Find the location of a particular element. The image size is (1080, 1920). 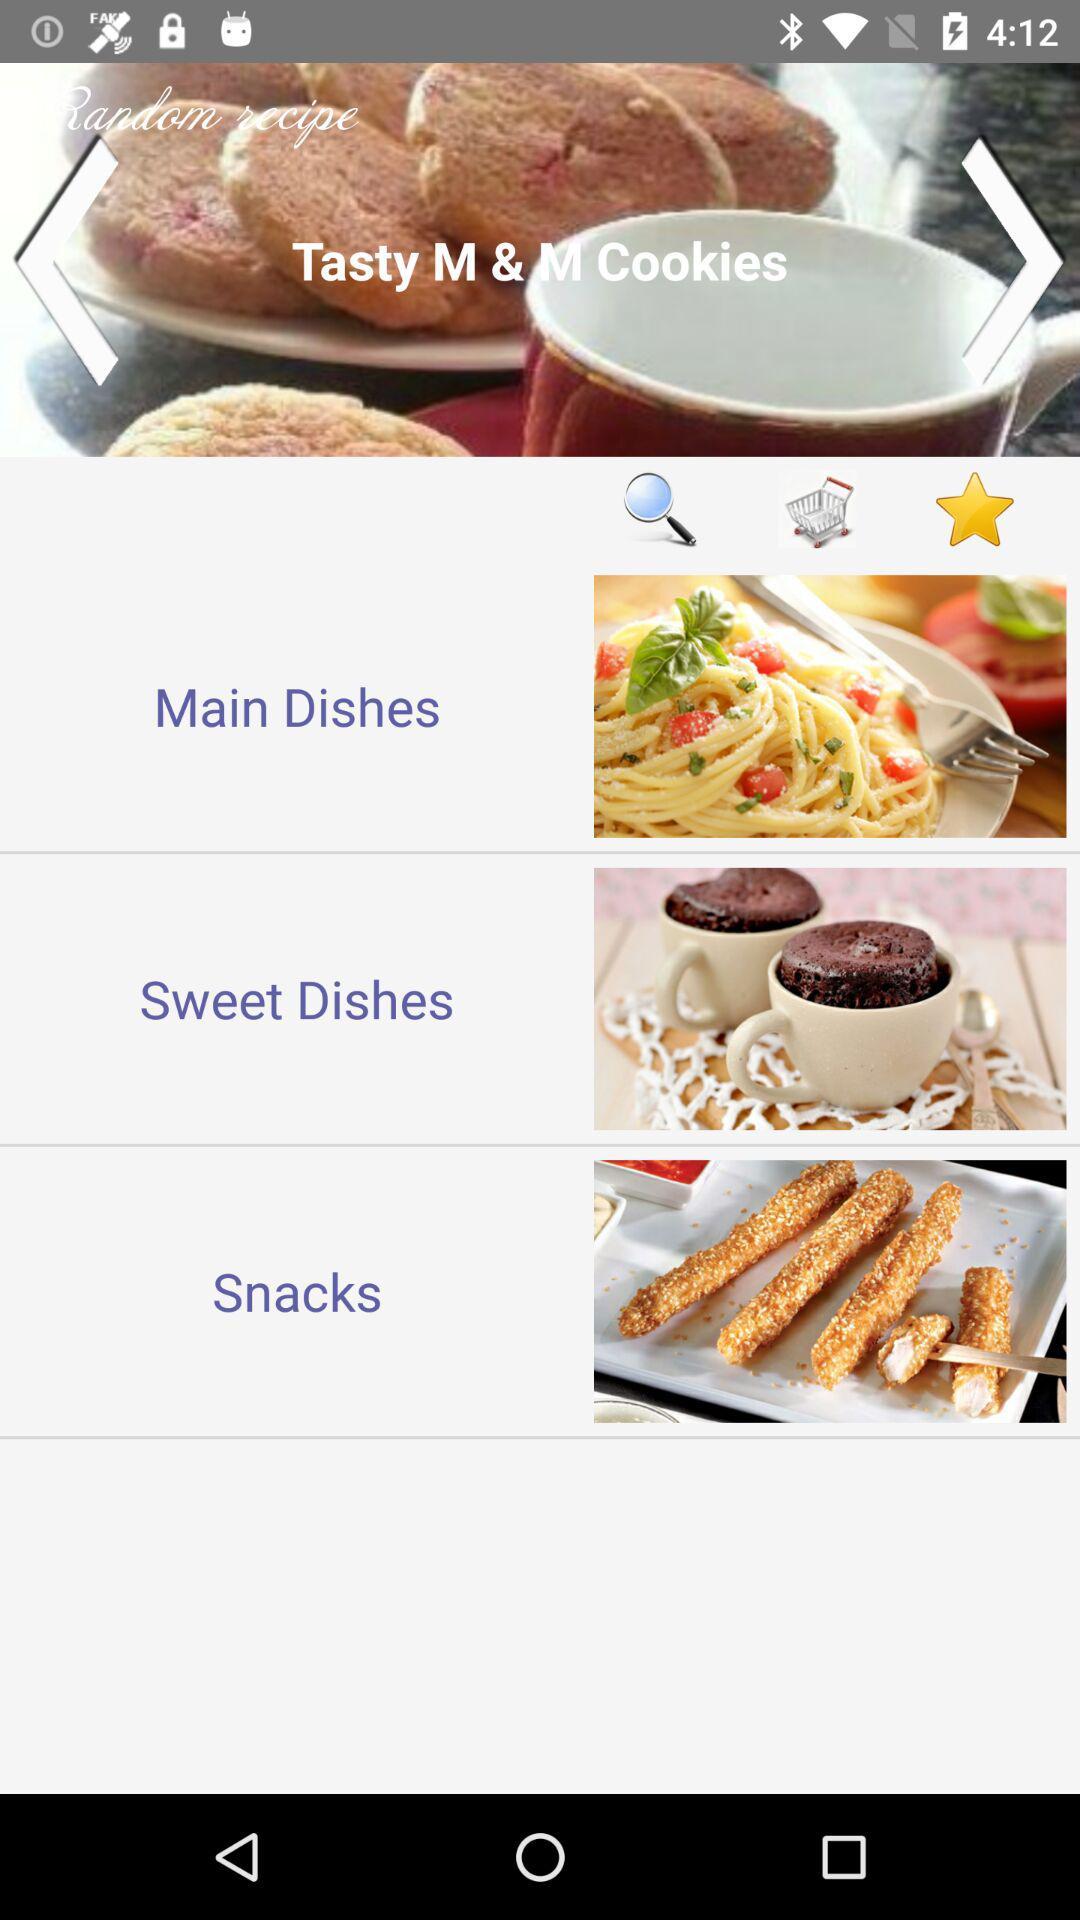

the icon below main dishes item is located at coordinates (297, 998).